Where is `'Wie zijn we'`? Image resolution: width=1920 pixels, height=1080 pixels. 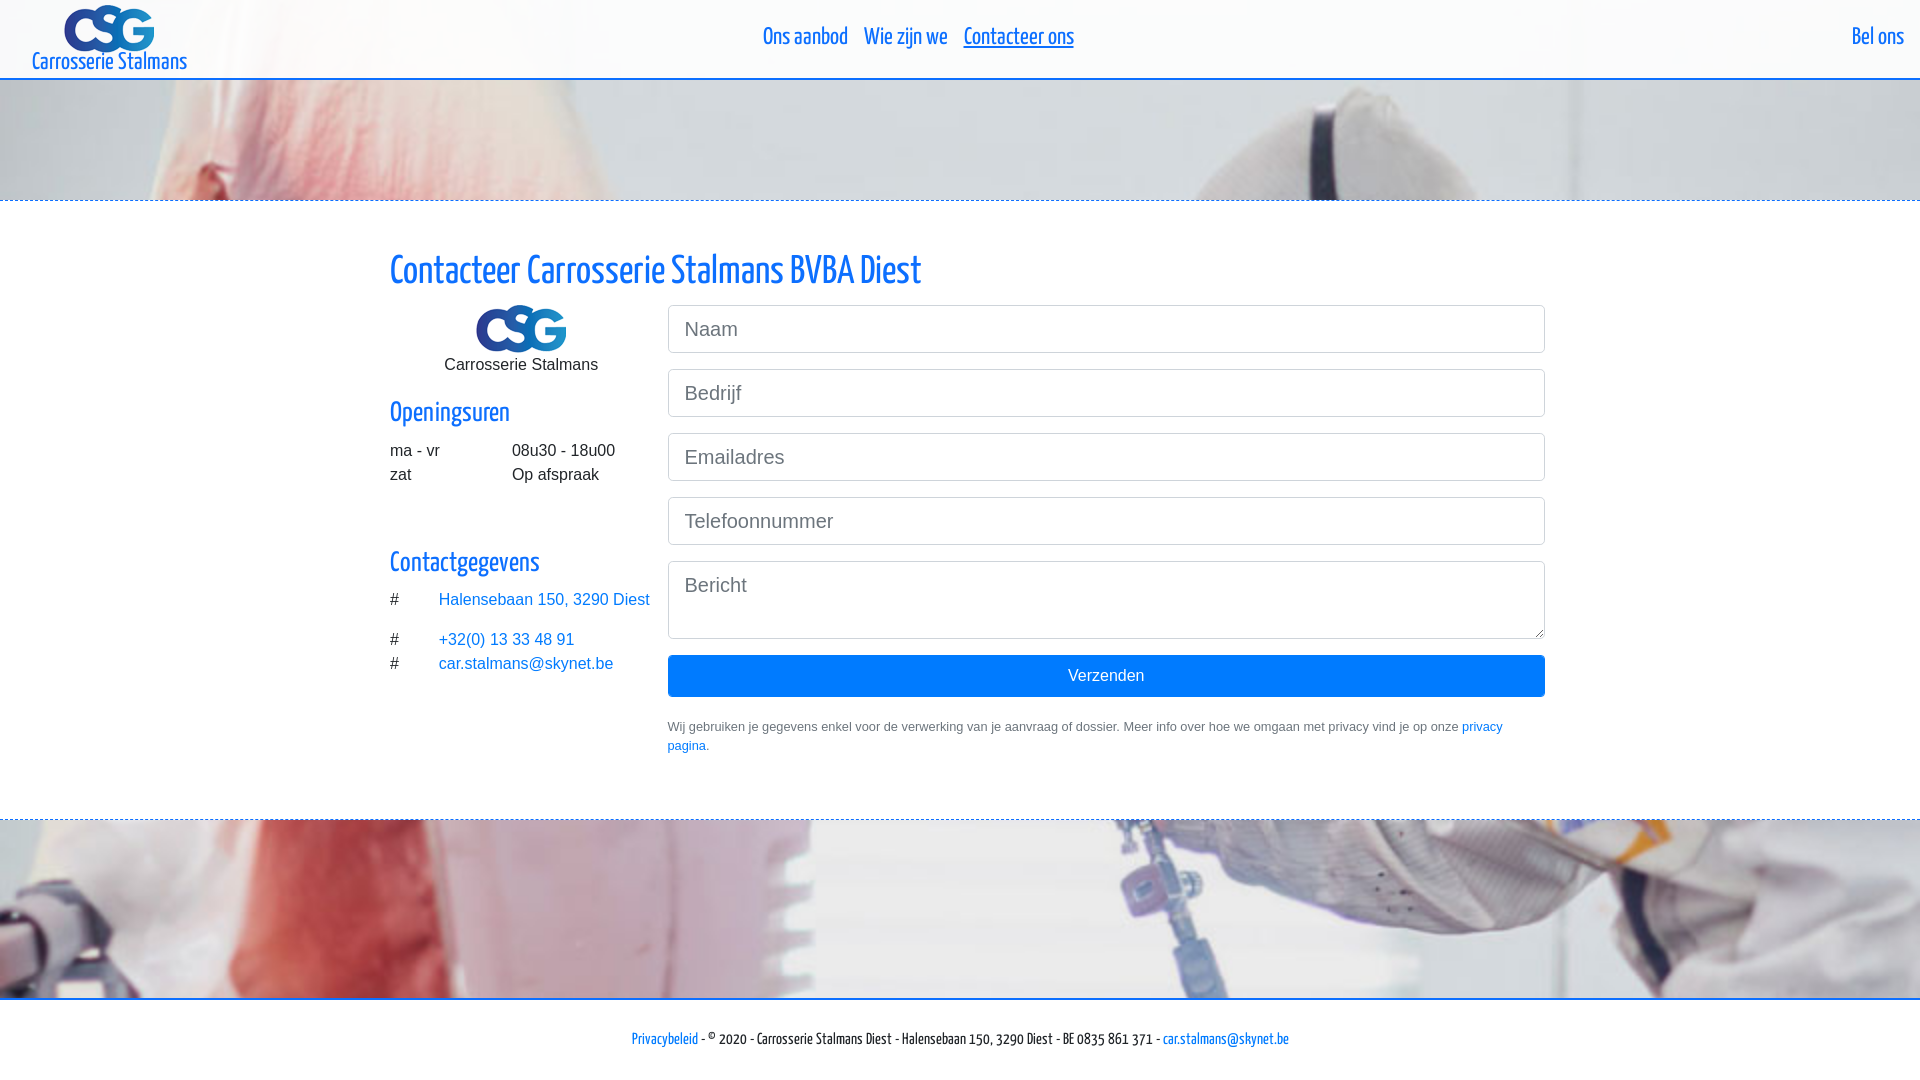 'Wie zijn we' is located at coordinates (905, 38).